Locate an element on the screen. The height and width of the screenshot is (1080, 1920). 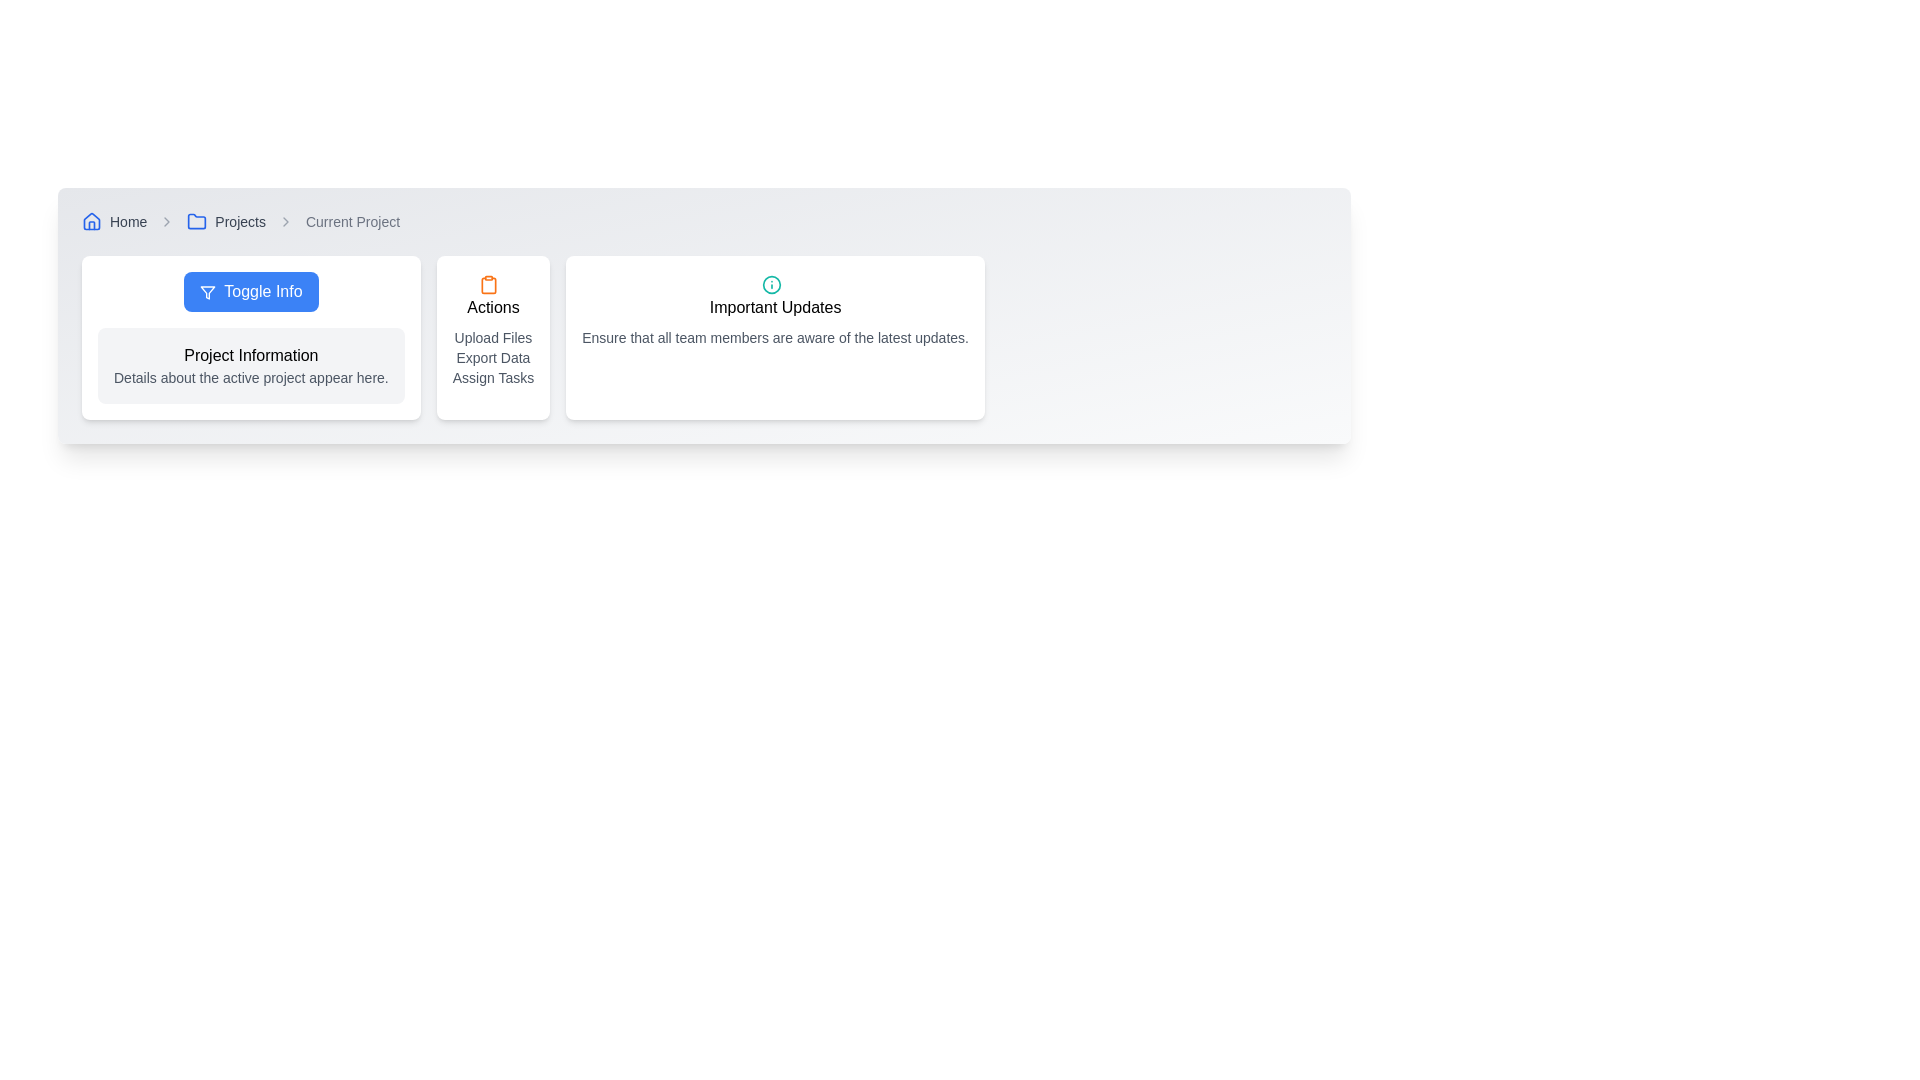
the 'Actions' text label, which is styled in medium font weight and located centrally within the second card of a three-card layout, above the list of options including 'Upload Files', 'Export Data', and 'Assign Tasks' is located at coordinates (493, 308).